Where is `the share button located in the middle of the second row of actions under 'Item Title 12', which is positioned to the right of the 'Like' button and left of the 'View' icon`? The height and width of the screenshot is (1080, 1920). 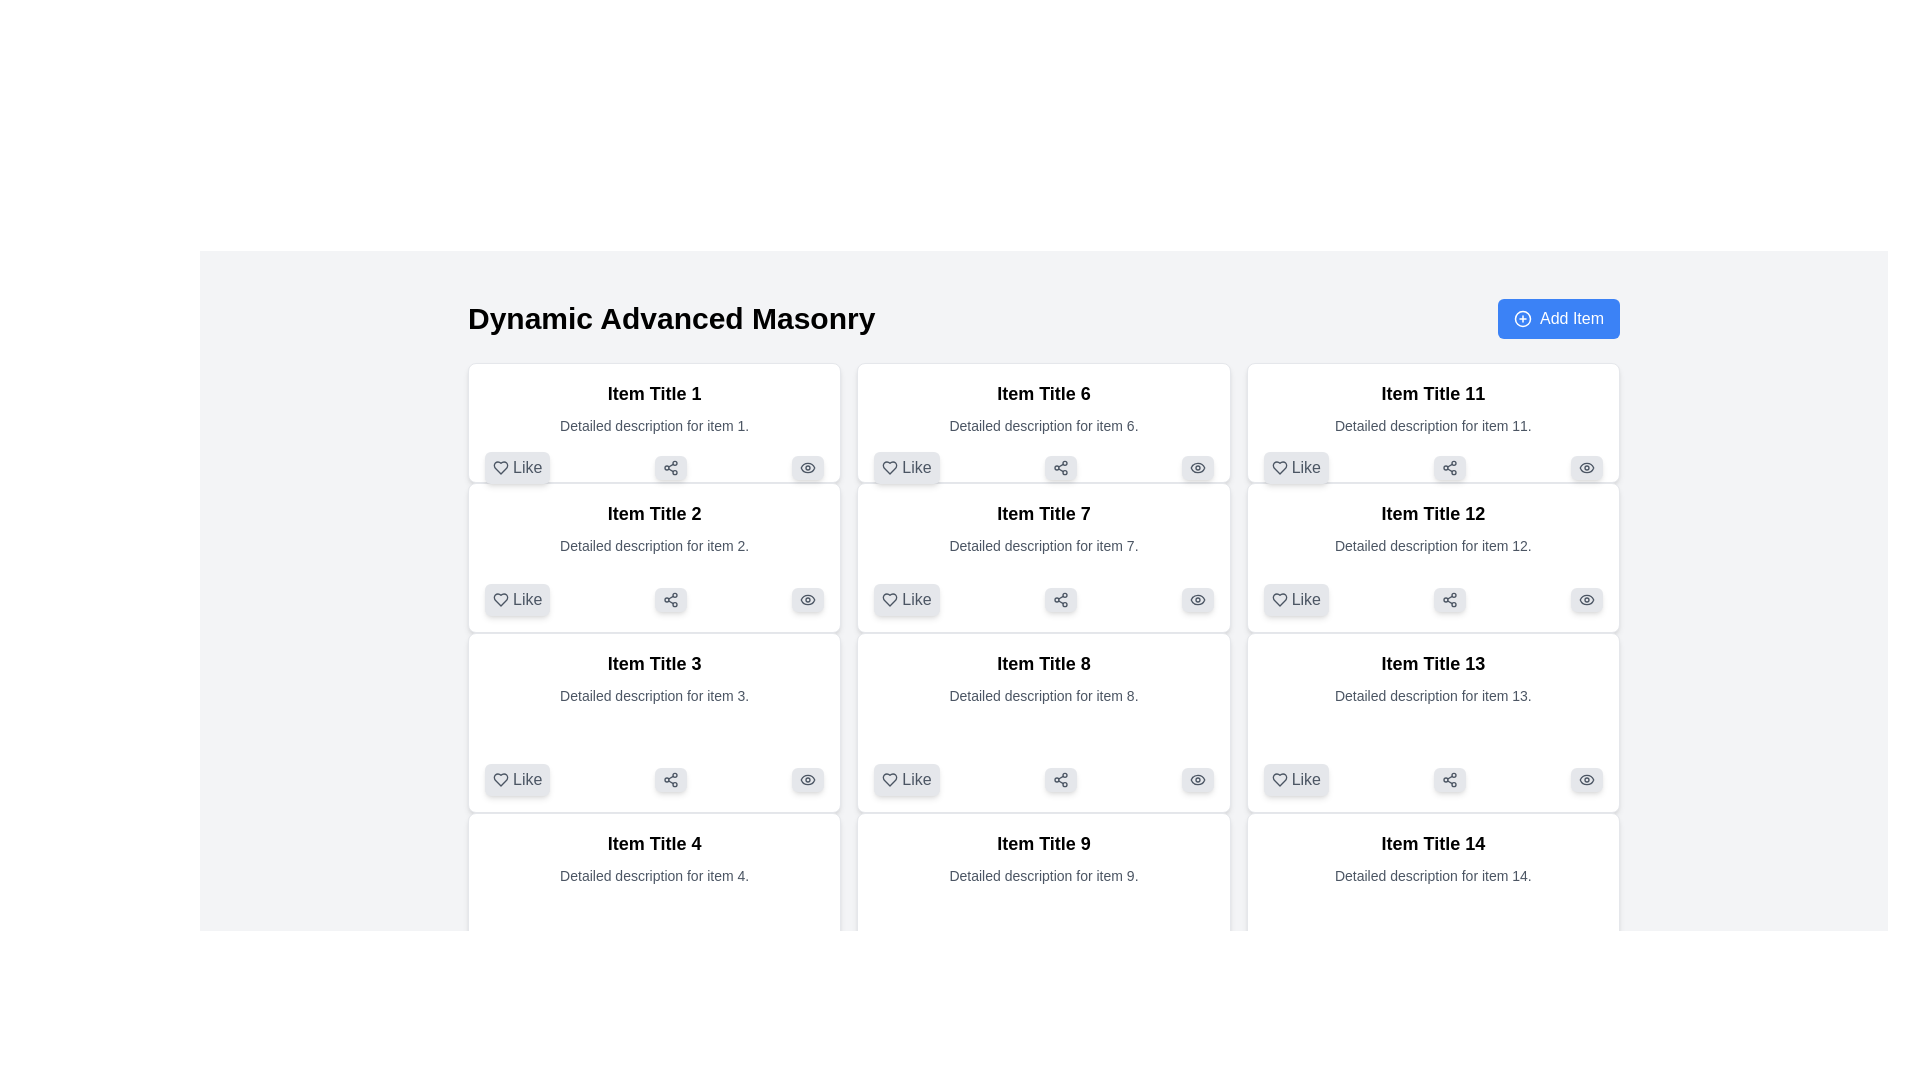 the share button located in the middle of the second row of actions under 'Item Title 12', which is positioned to the right of the 'Like' button and left of the 'View' icon is located at coordinates (1449, 599).